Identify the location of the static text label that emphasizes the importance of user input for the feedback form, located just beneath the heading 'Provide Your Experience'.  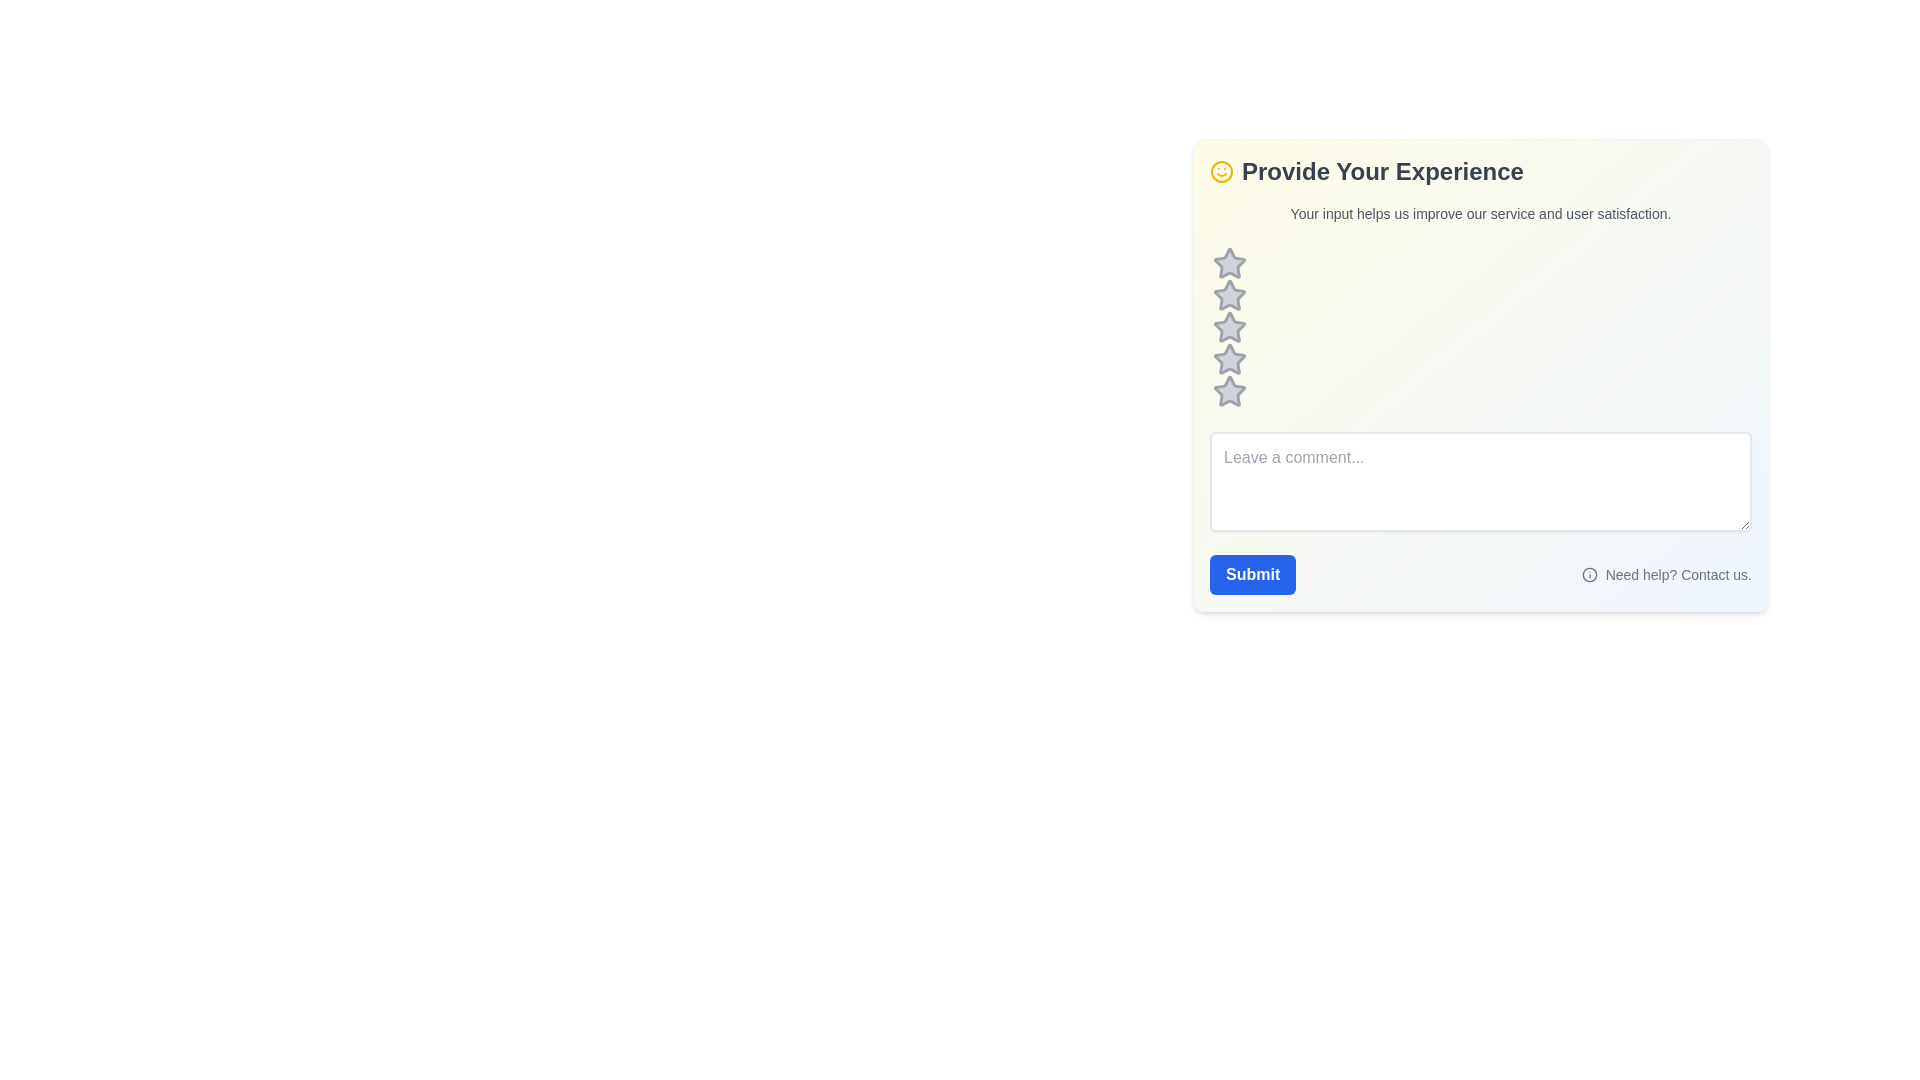
(1481, 213).